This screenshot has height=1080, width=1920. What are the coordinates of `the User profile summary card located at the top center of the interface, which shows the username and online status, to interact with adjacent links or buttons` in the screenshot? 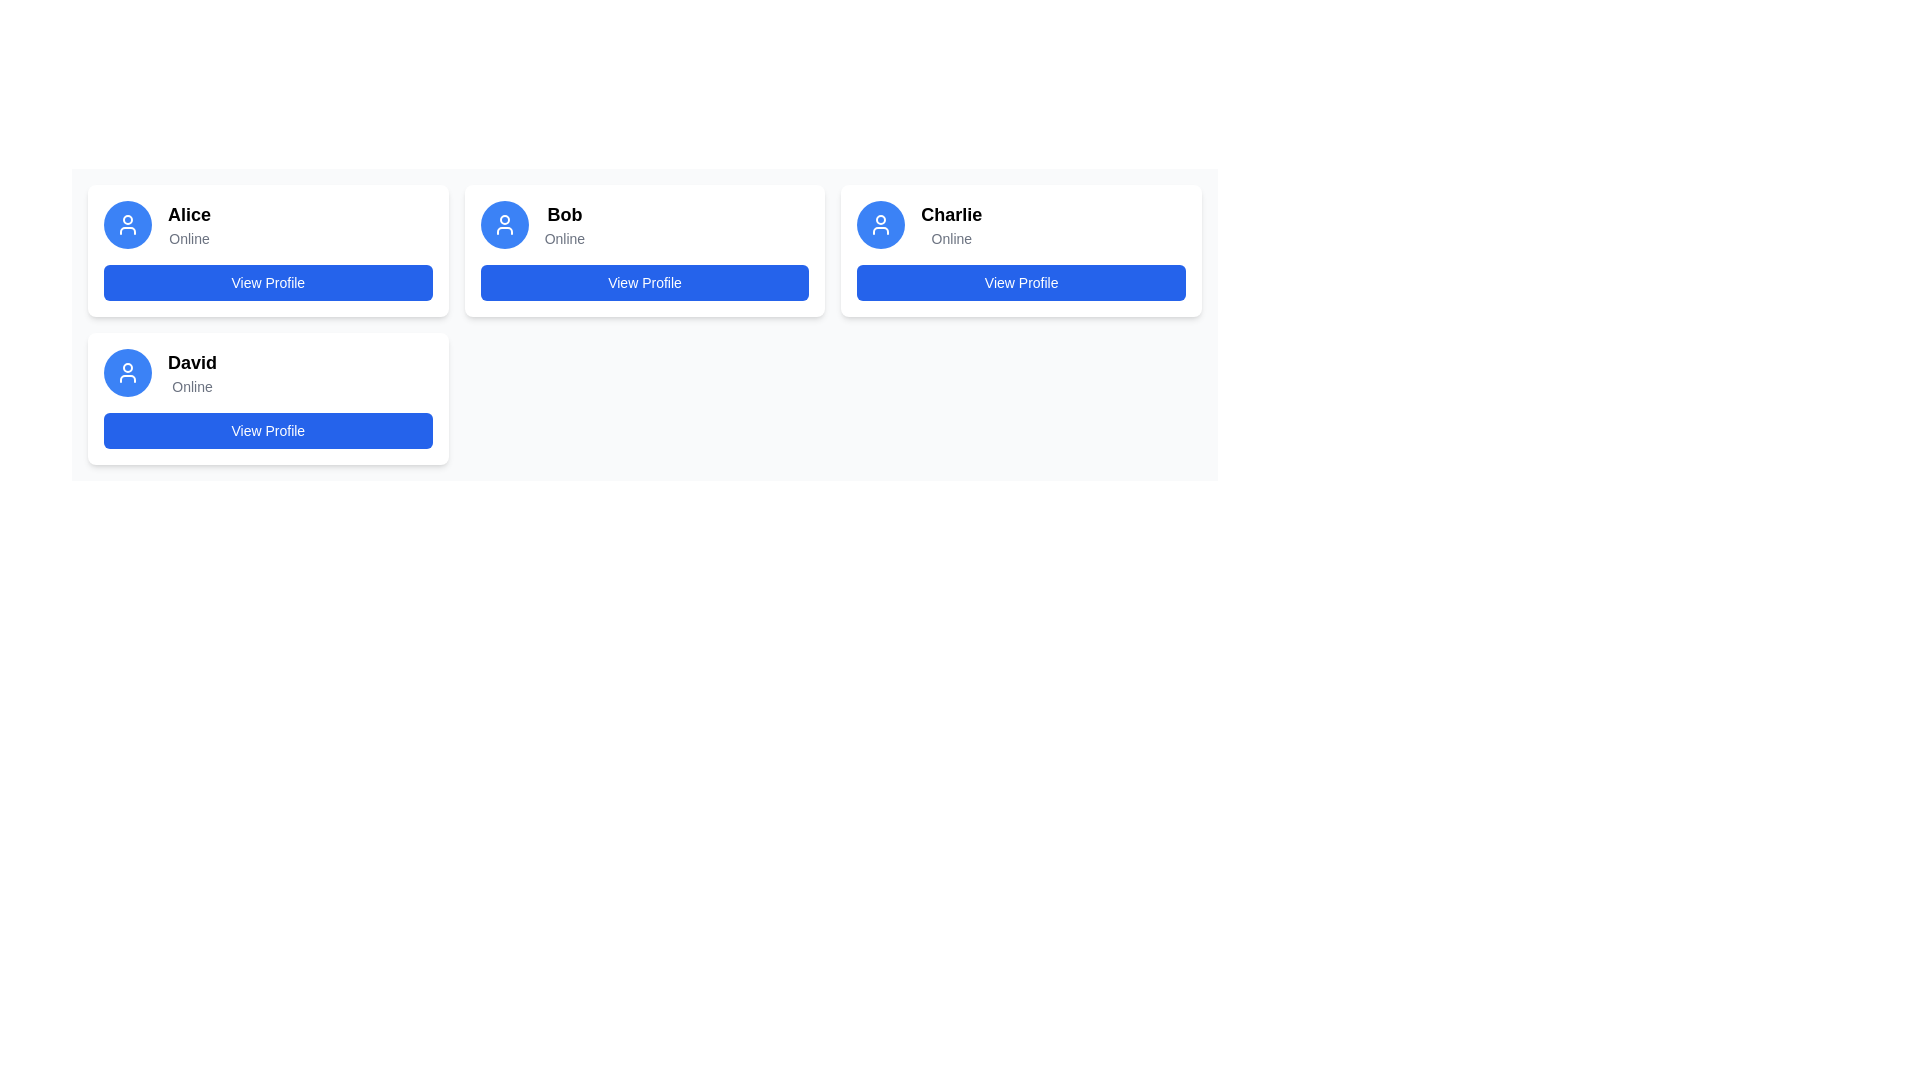 It's located at (644, 224).